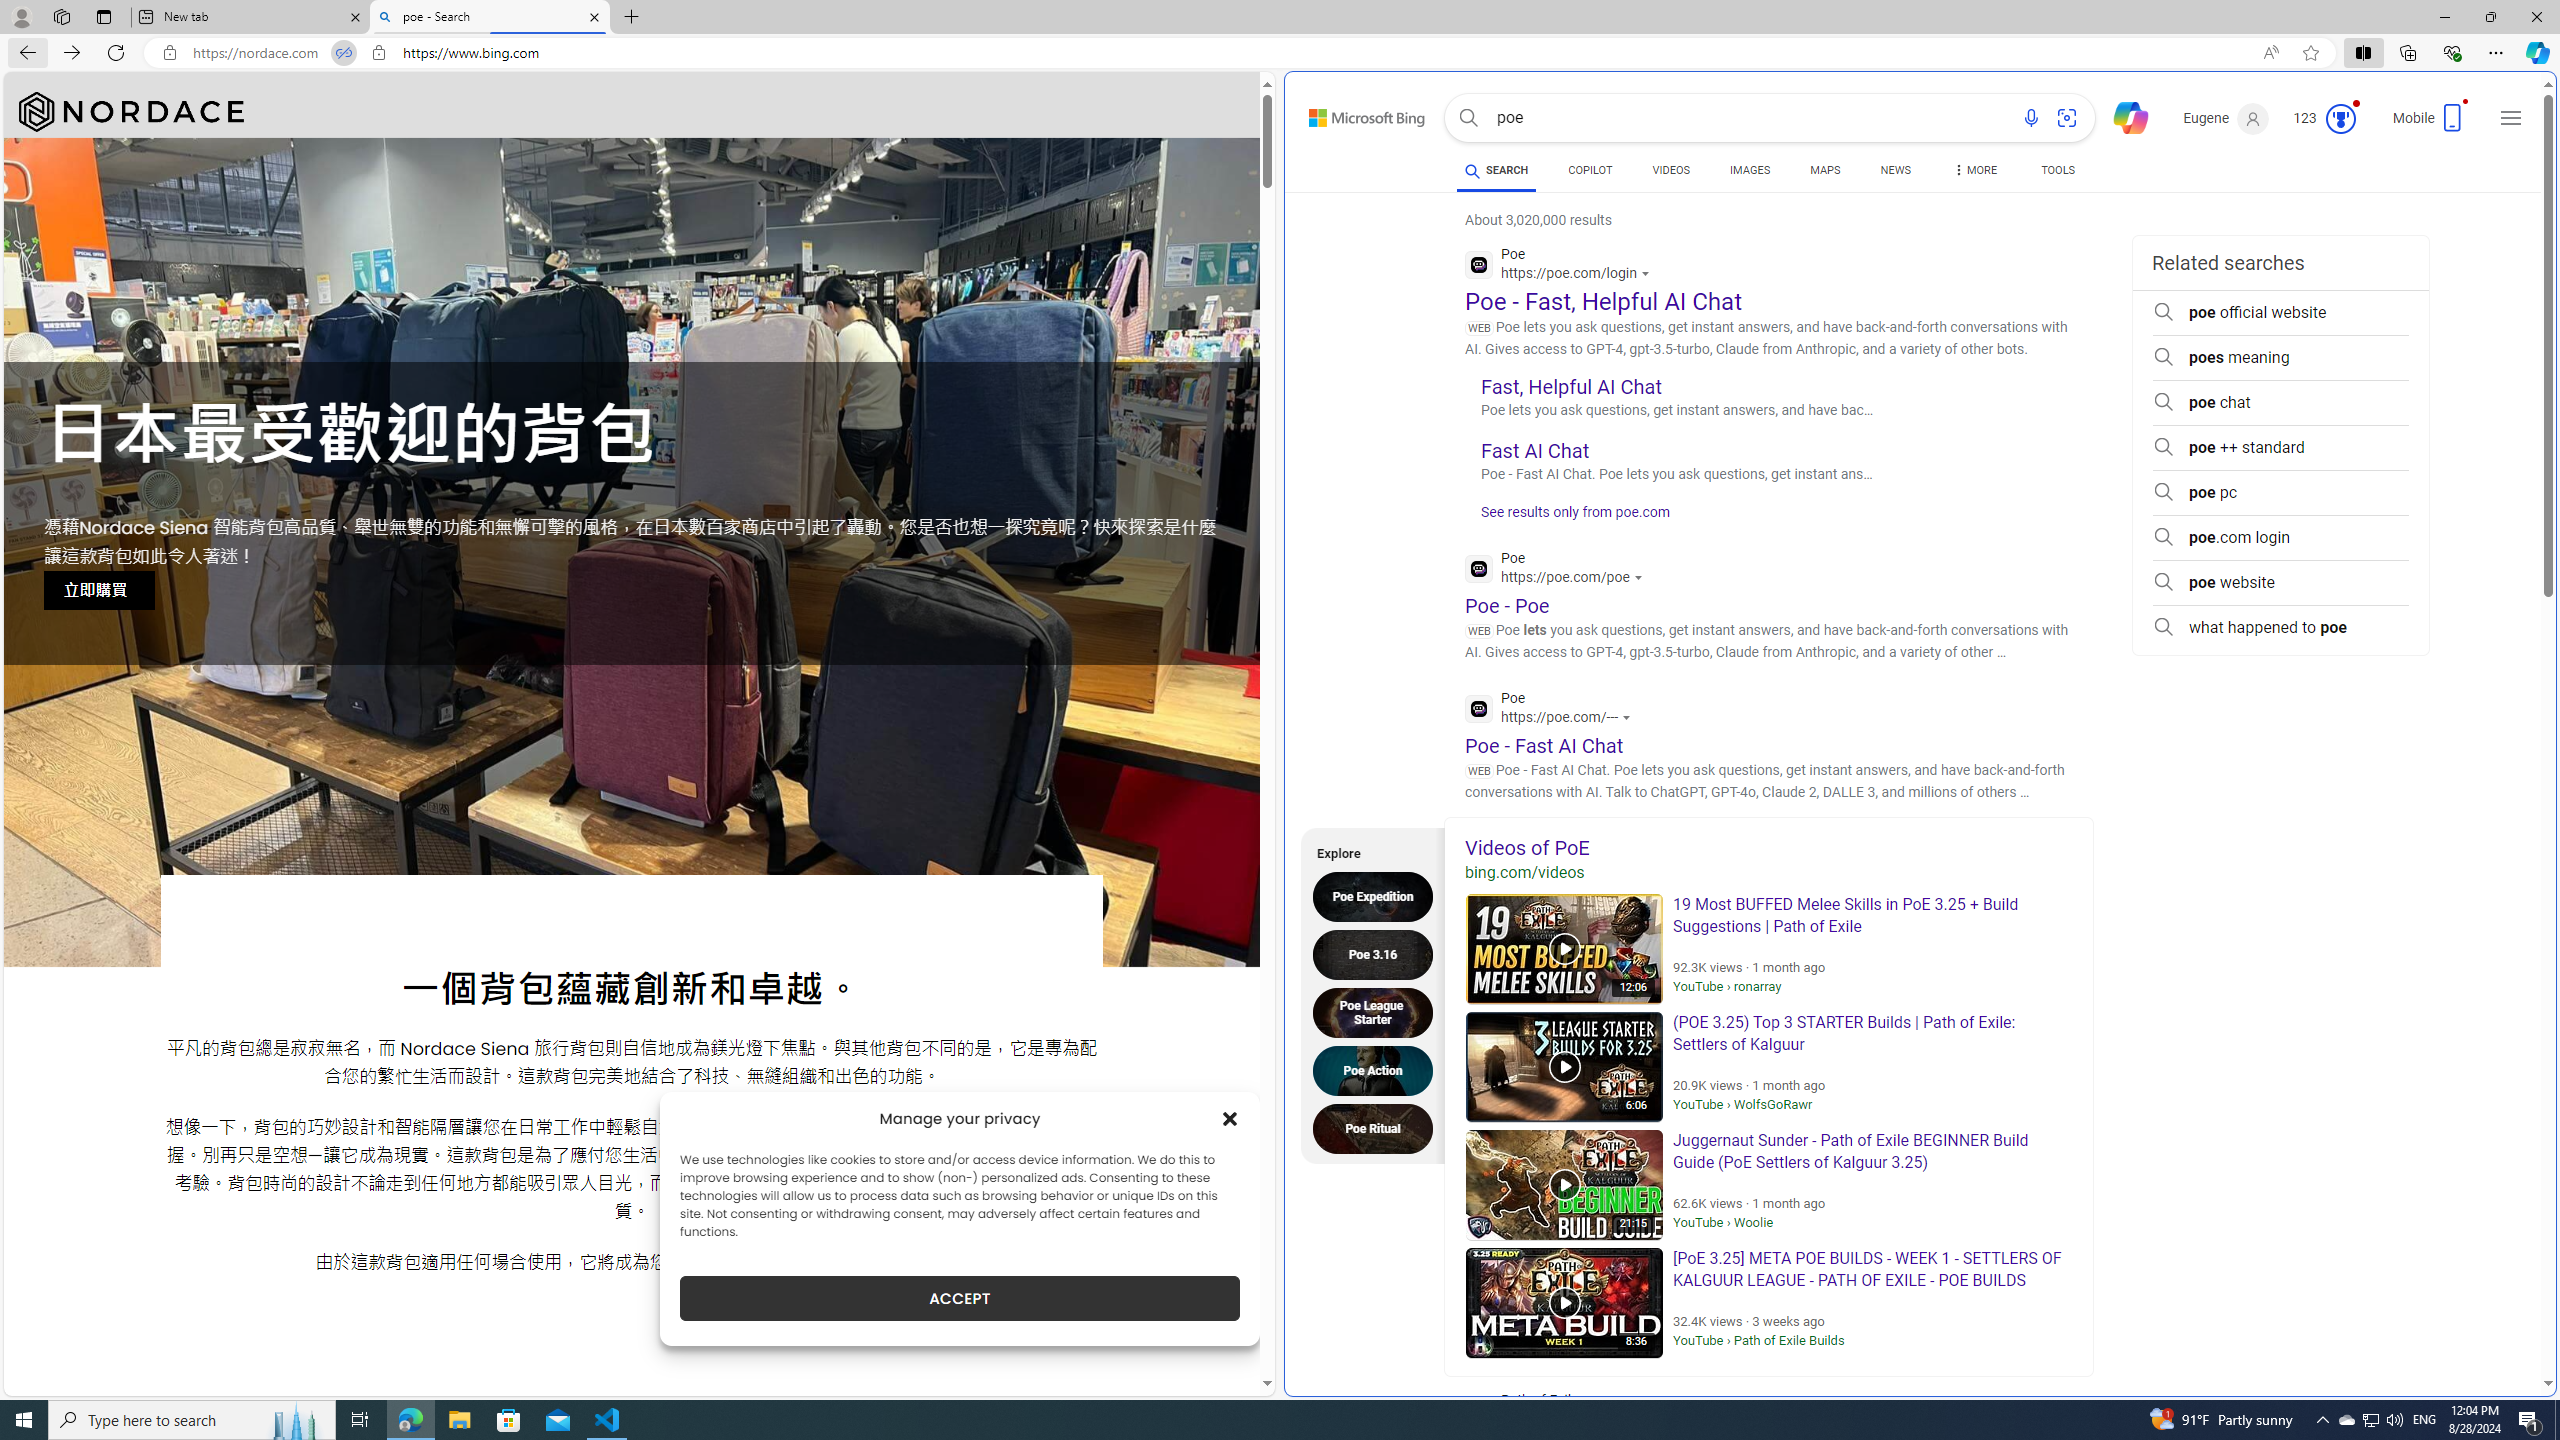  I want to click on 'poe ++ standard', so click(2279, 447).